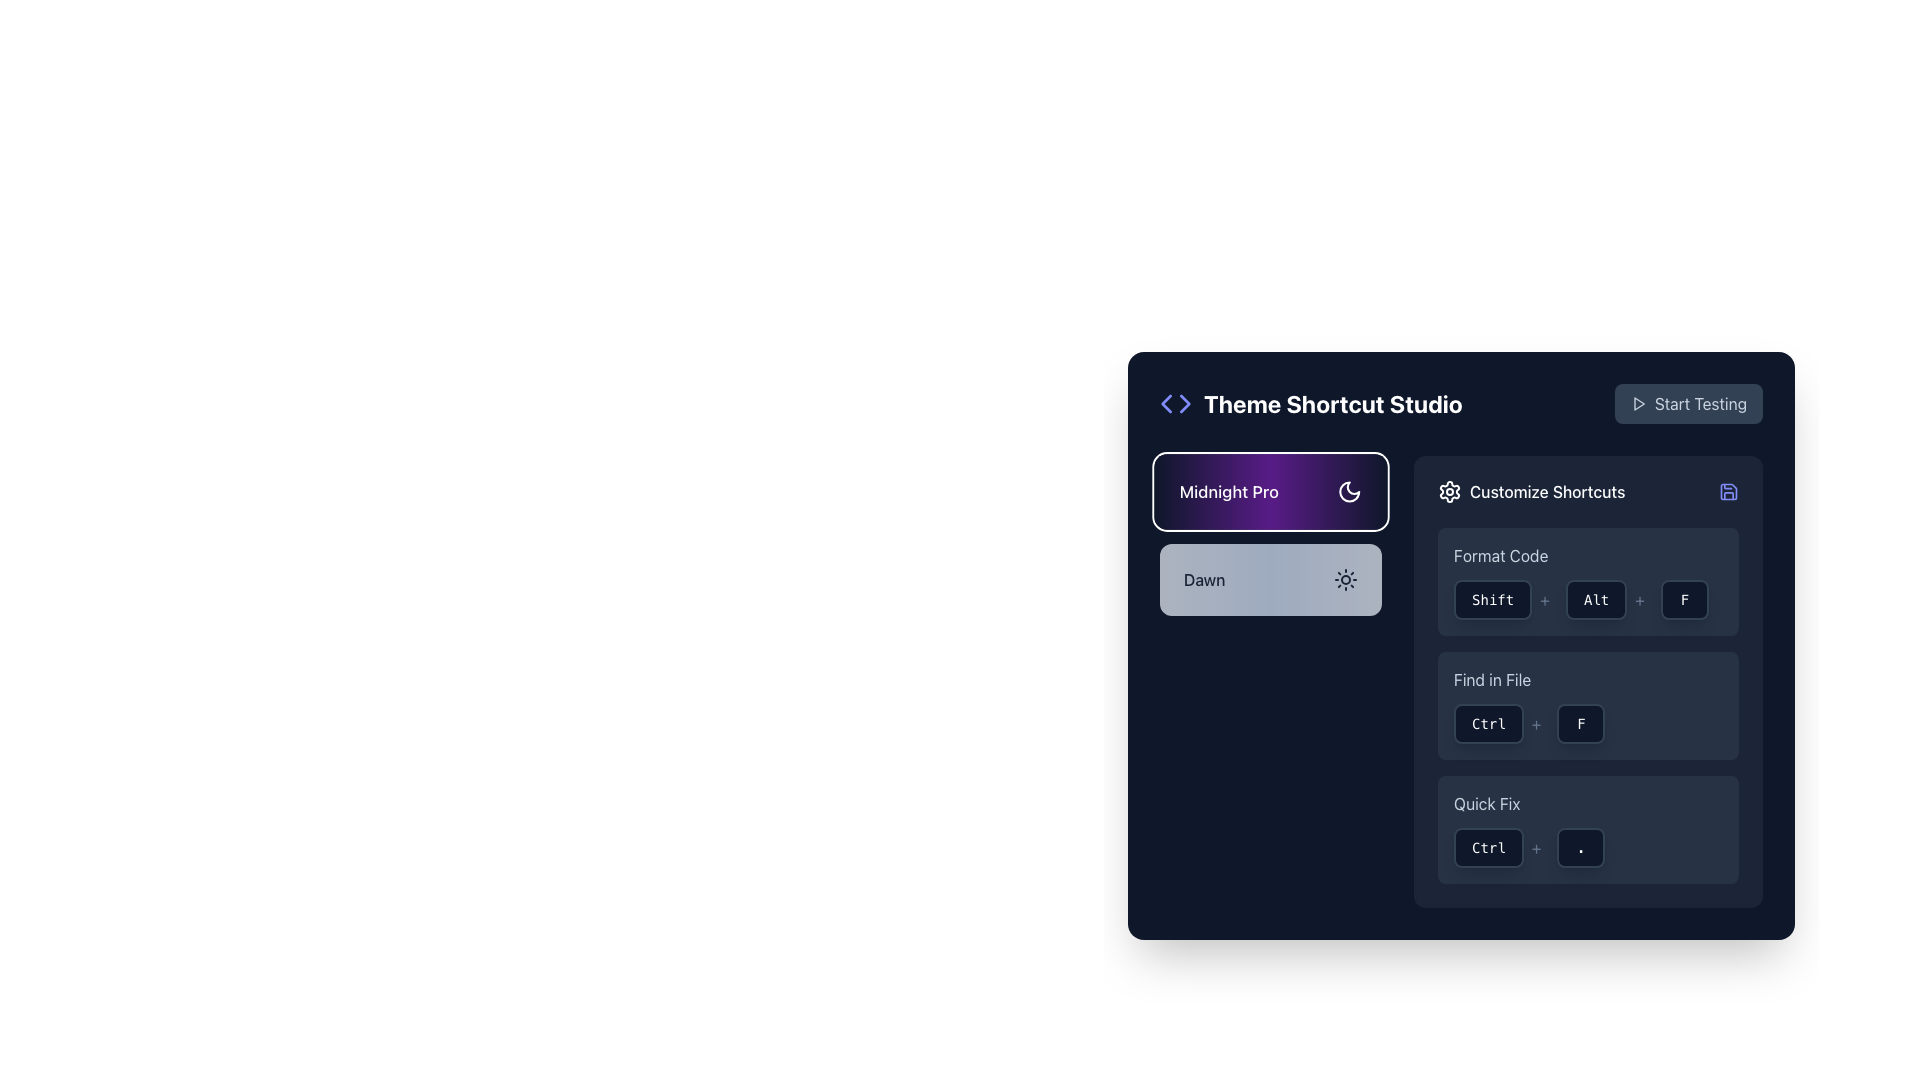 The image size is (1920, 1080). I want to click on the bold white textual heading with a small indigo code icon to its left, located at the top left side of the panel, so click(1311, 404).